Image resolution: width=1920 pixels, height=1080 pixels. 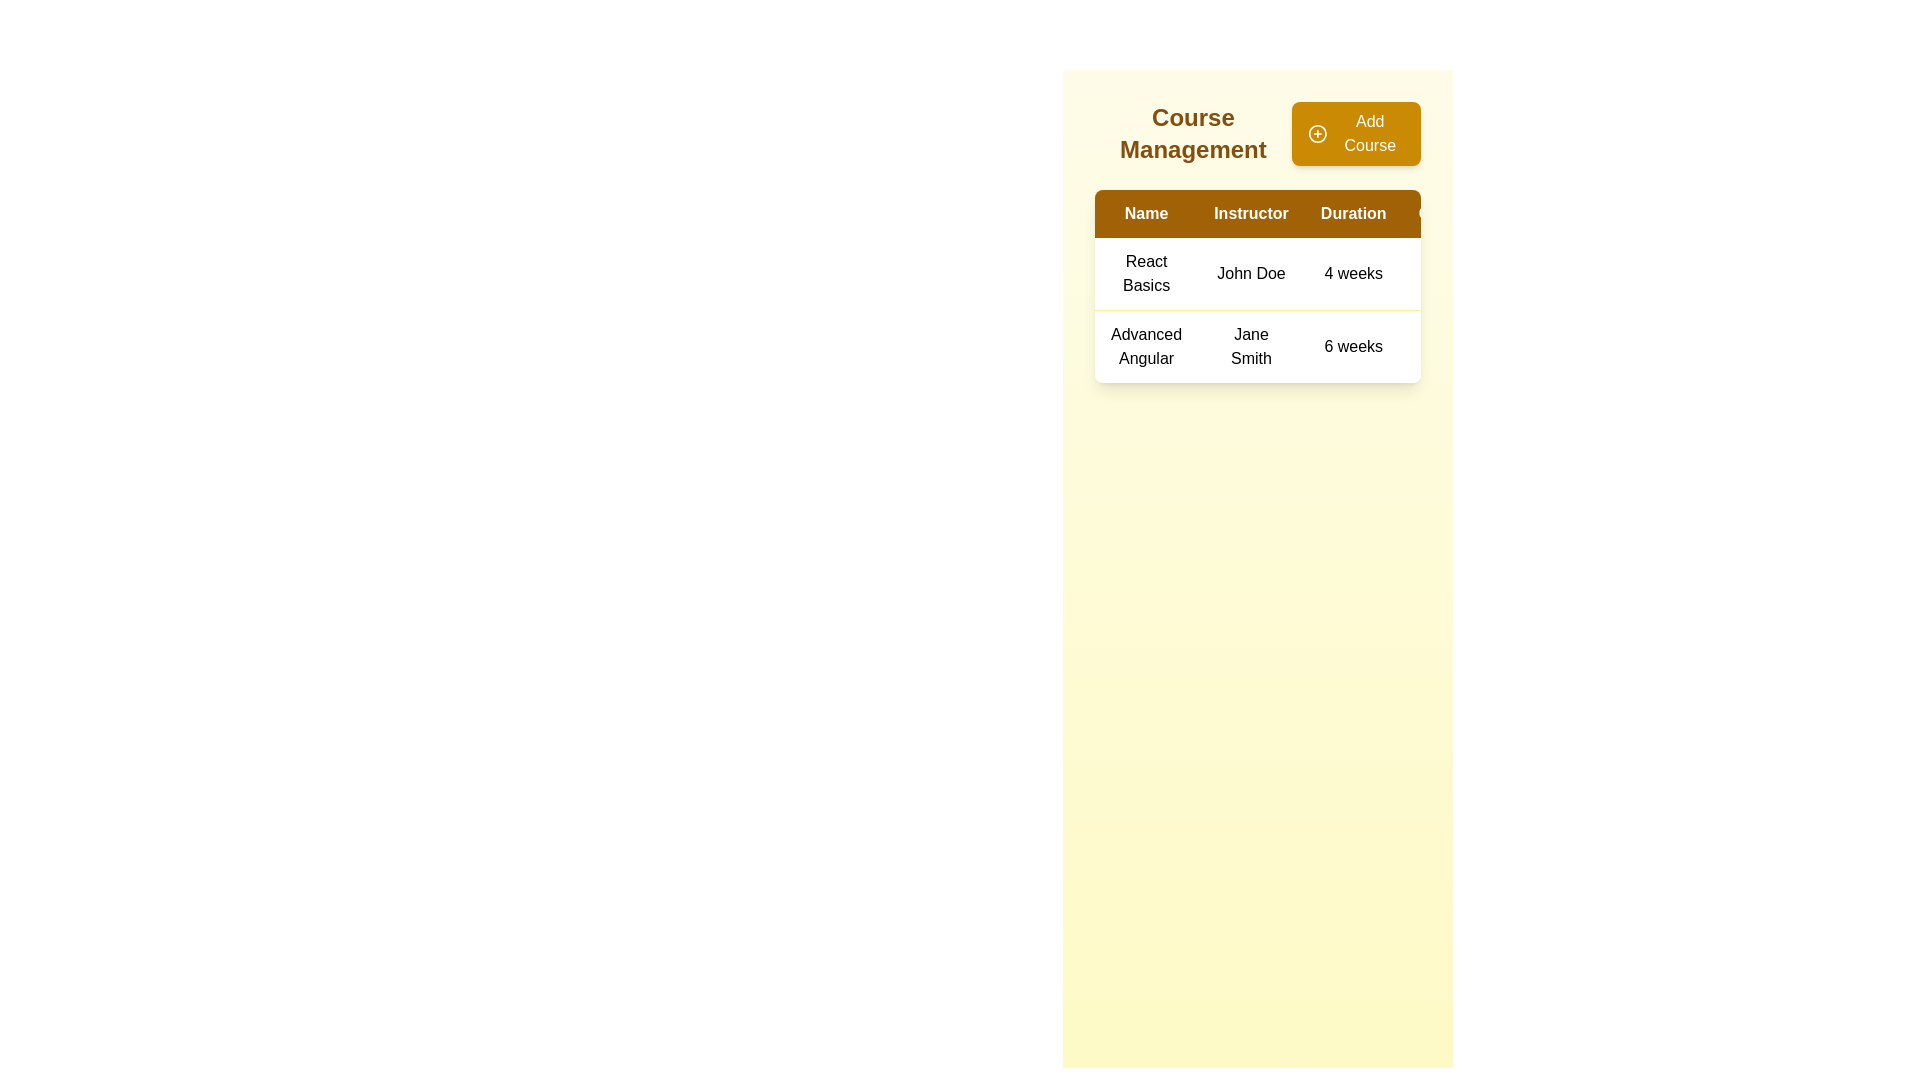 I want to click on the instructor's name text label for the 'Advanced Angular' course, which is positioned under the 'Instructor' column in the table, centered horizontally in its grid cell, so click(x=1250, y=345).